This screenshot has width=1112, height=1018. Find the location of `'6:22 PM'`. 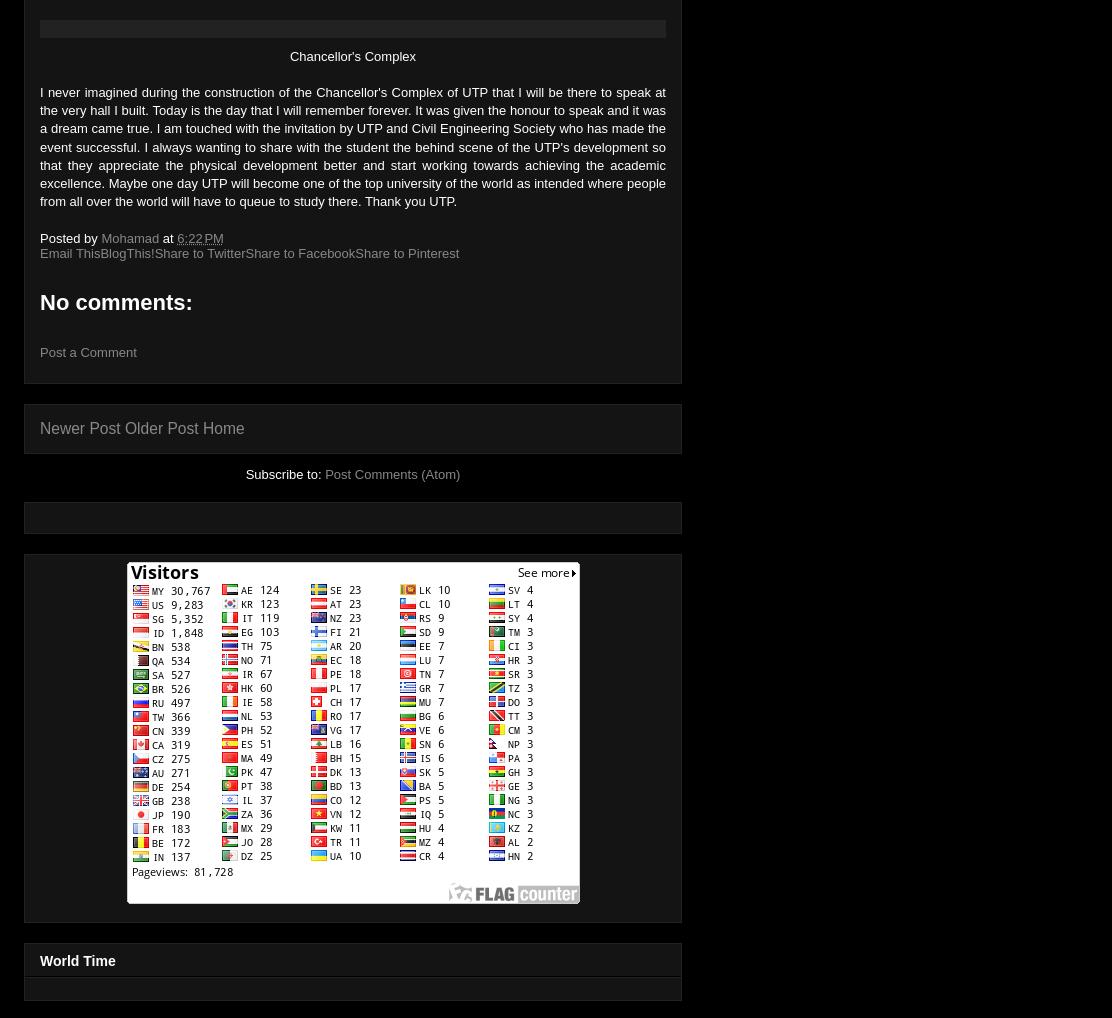

'6:22 PM' is located at coordinates (200, 236).